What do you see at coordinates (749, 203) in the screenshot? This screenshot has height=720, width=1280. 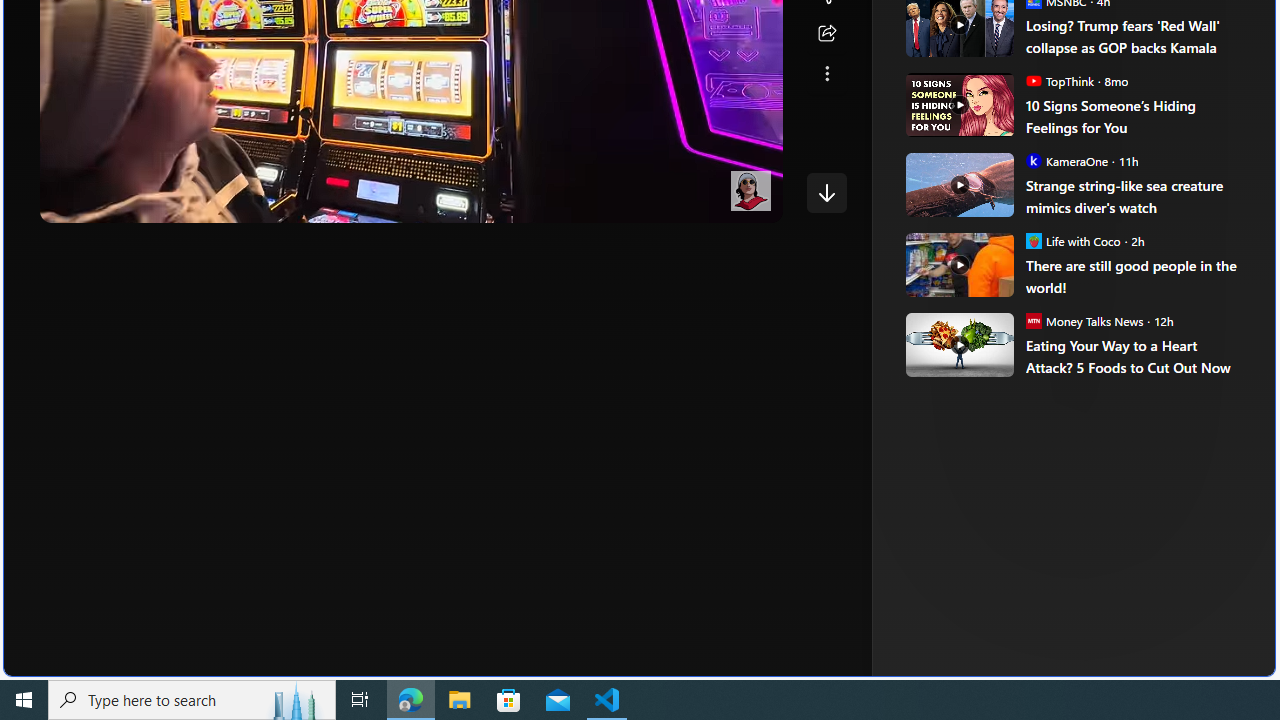 I see `'Full screen (f)'` at bounding box center [749, 203].